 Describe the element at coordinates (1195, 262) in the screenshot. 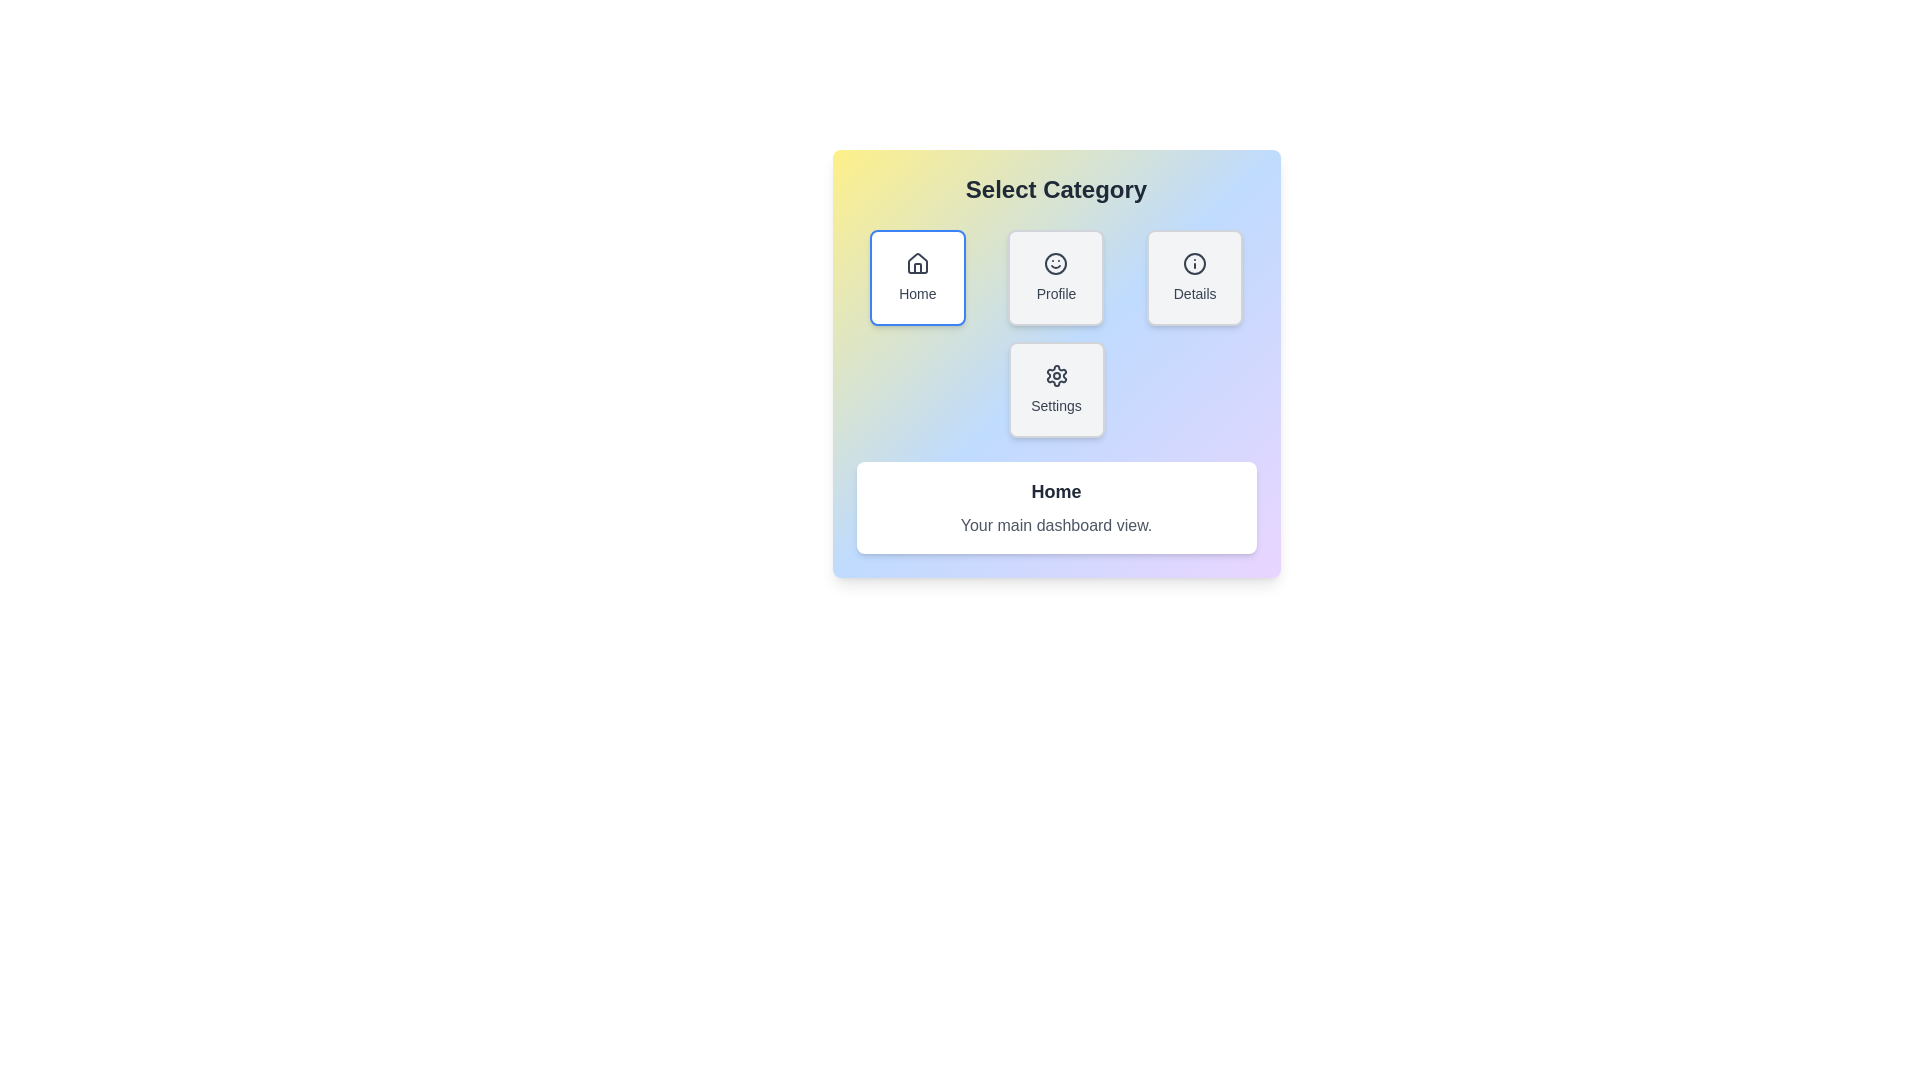

I see `the 'Details' button which contains the information icon resembling a circle outline with a vertical line and a dot above it, located in the top-right section of the grid under the 'Select Category' heading` at that location.